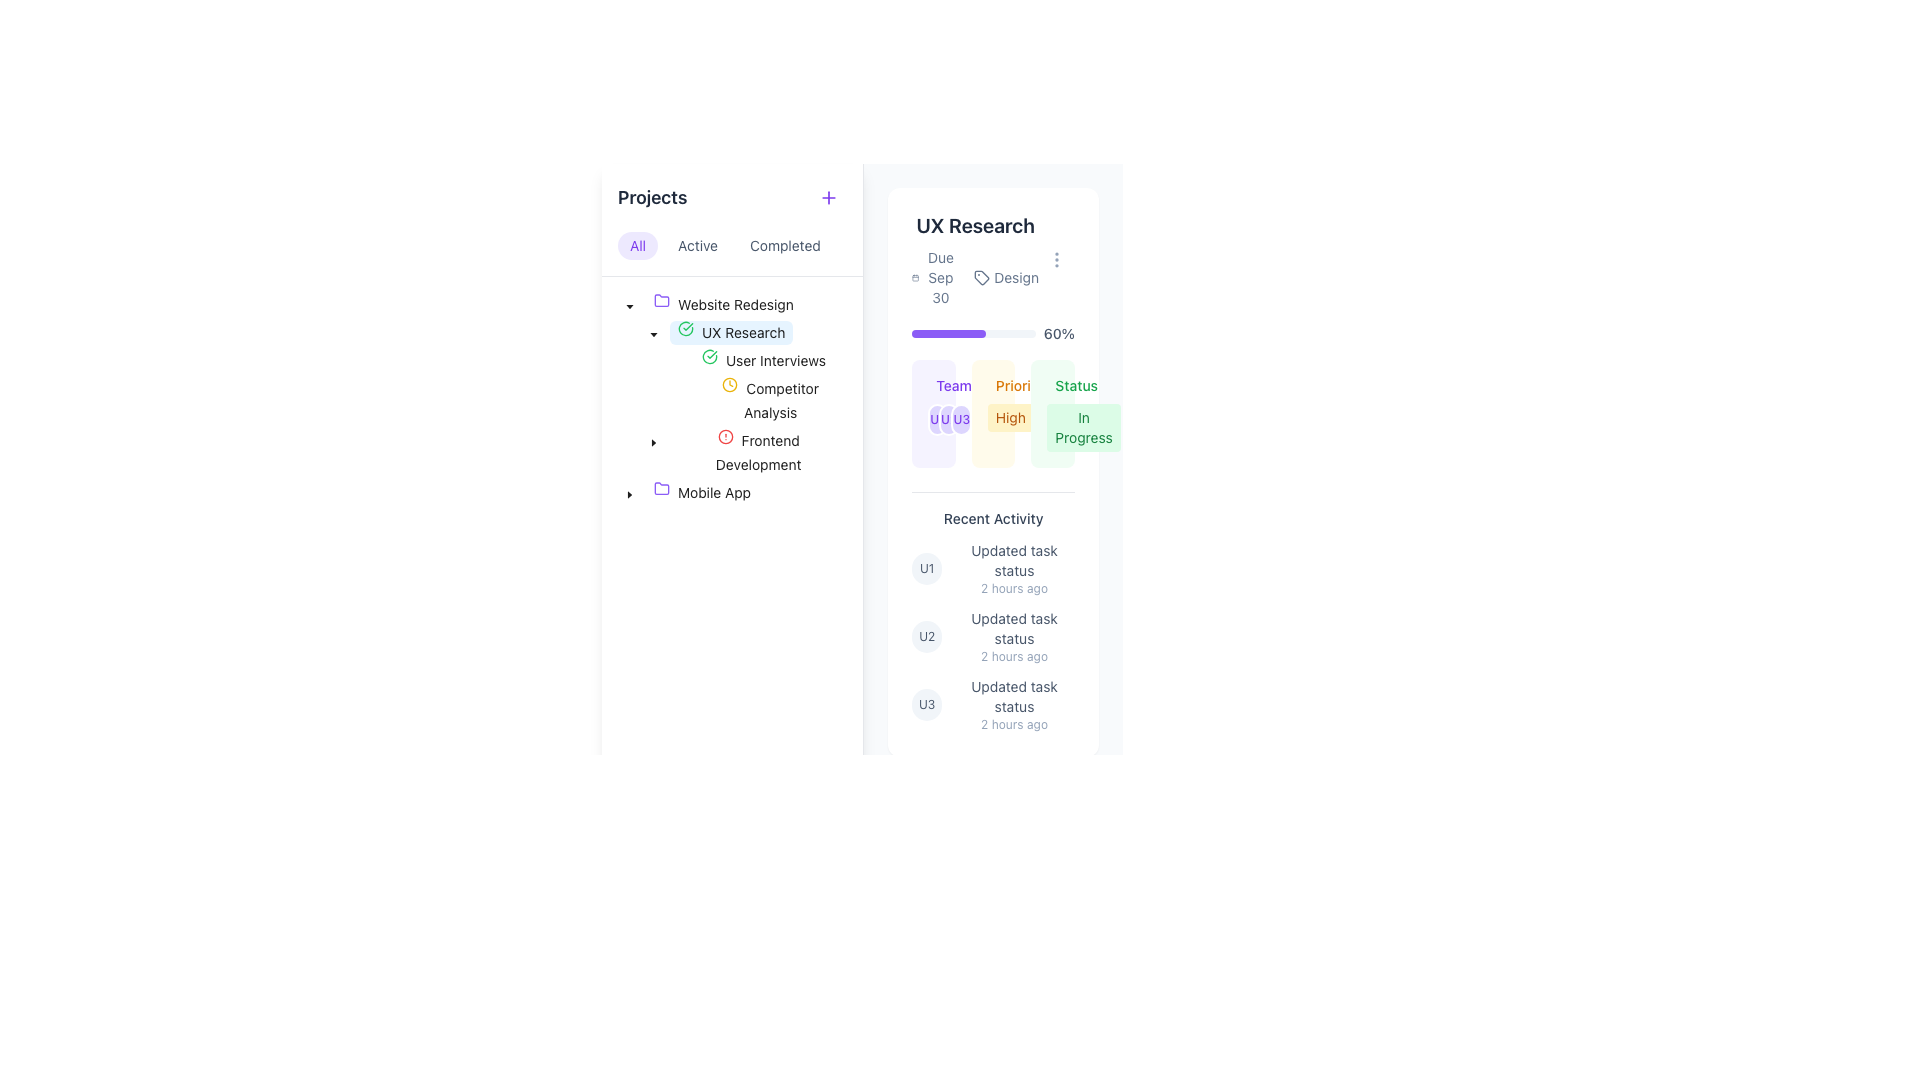 The height and width of the screenshot is (1080, 1920). Describe the element at coordinates (933, 412) in the screenshot. I see `an individual avatar within the Avatar Group` at that location.